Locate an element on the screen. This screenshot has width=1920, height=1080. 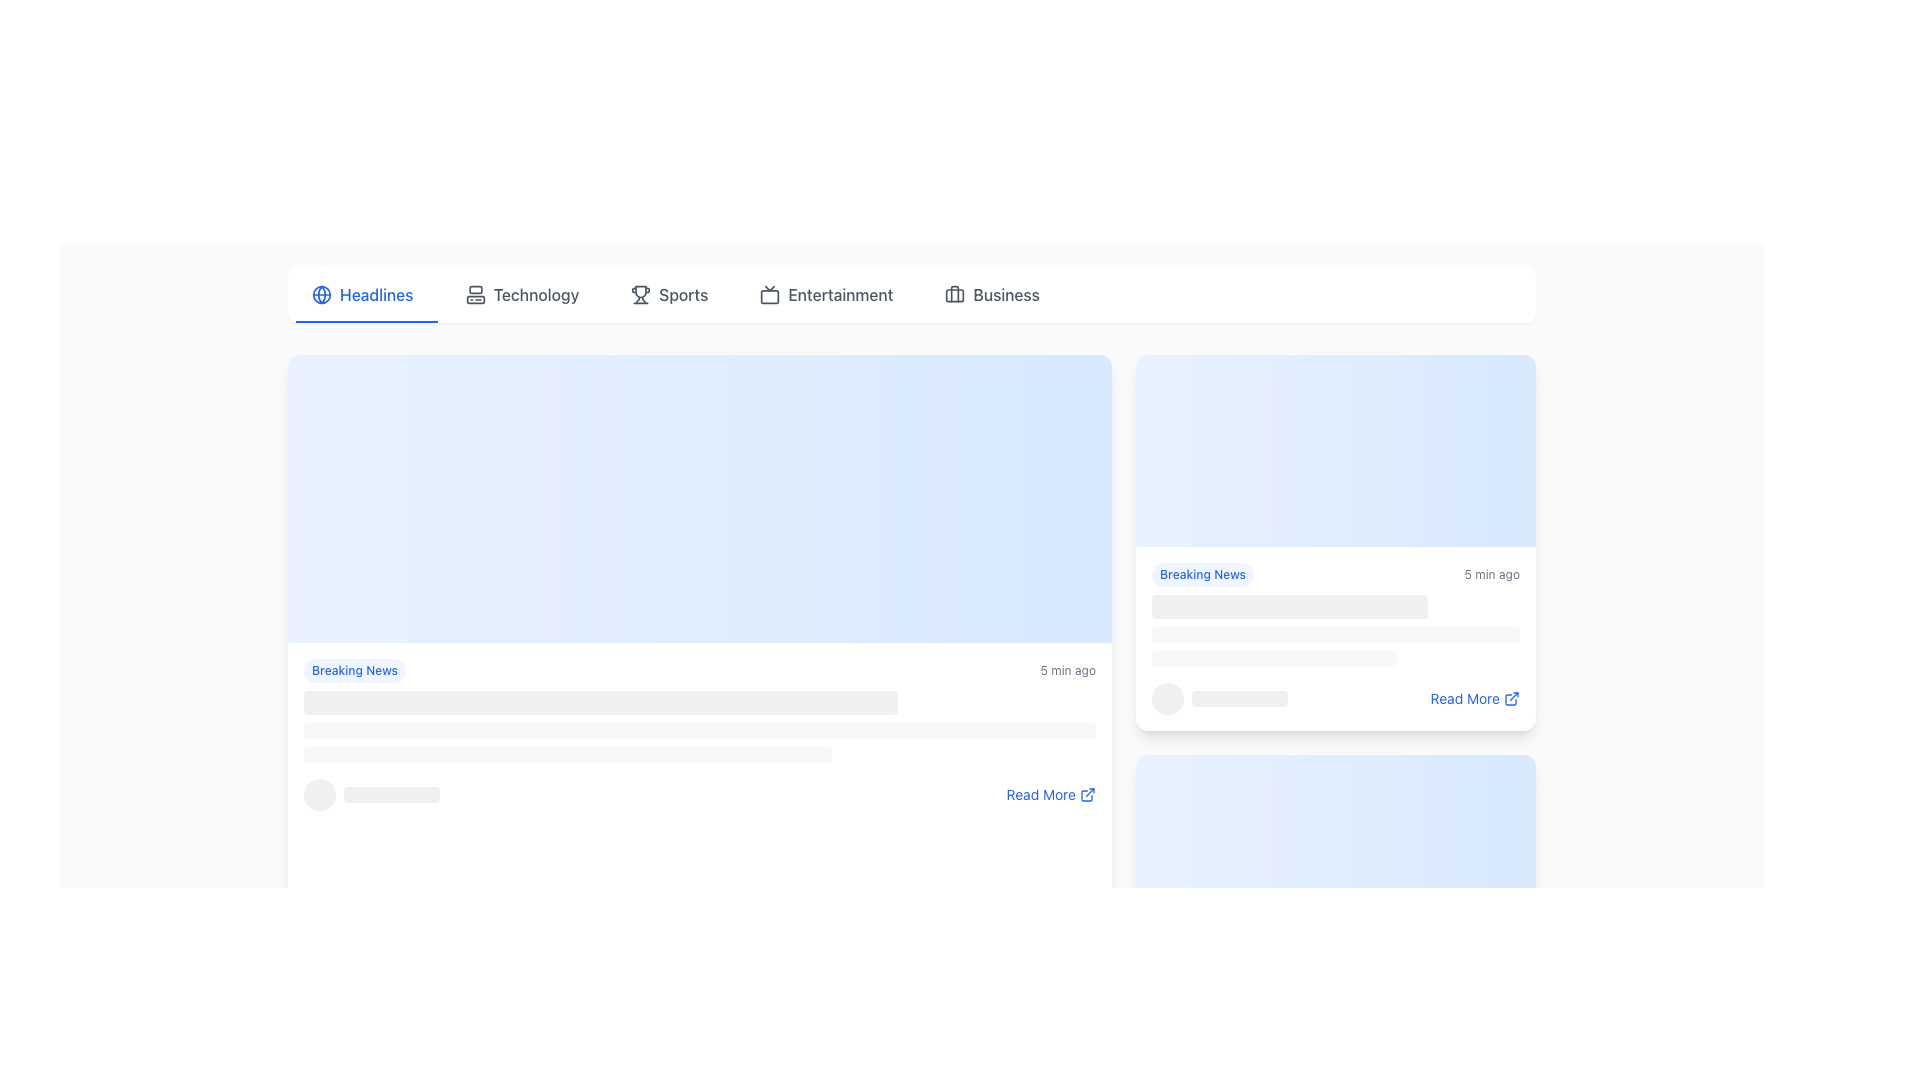
the hyperlink located at the bottom-right corner of the card layout is located at coordinates (1050, 793).